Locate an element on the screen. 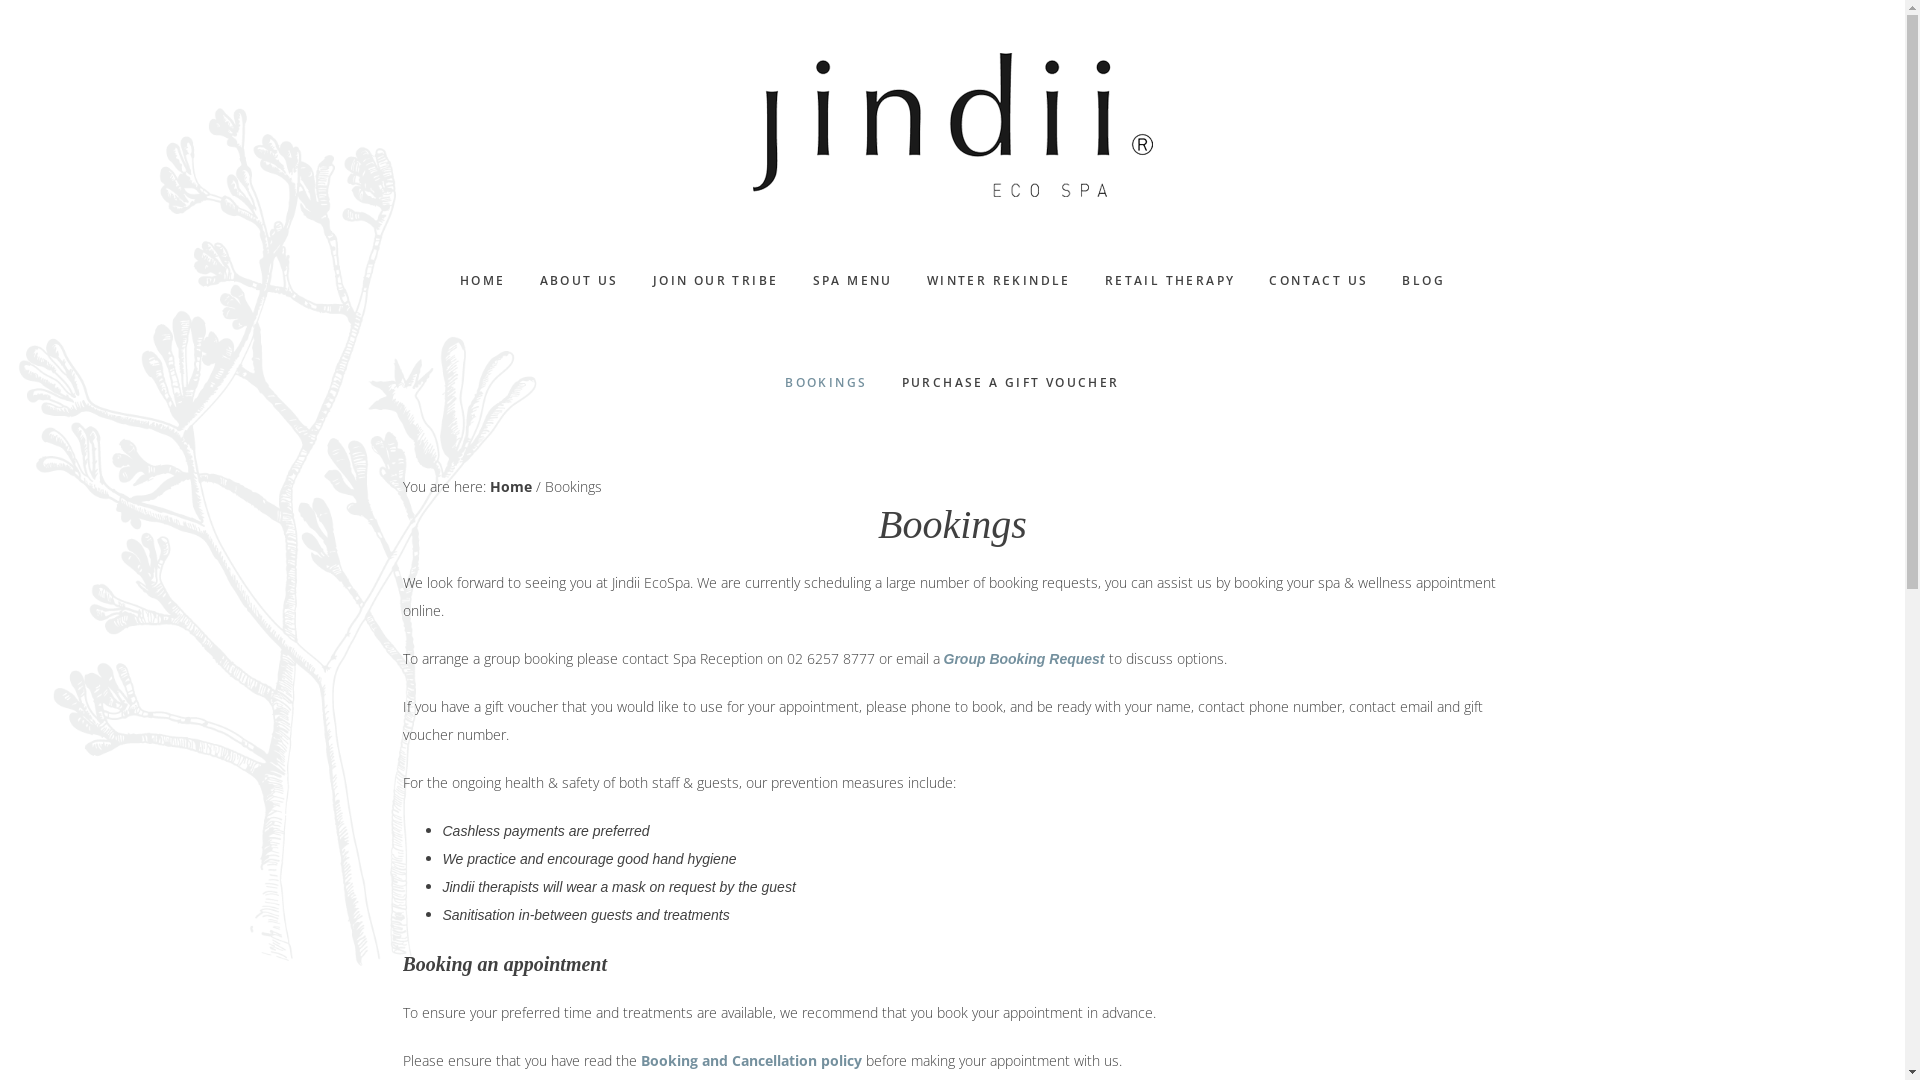 This screenshot has height=1080, width=1920. 'WINTER REKINDLE' is located at coordinates (911, 281).